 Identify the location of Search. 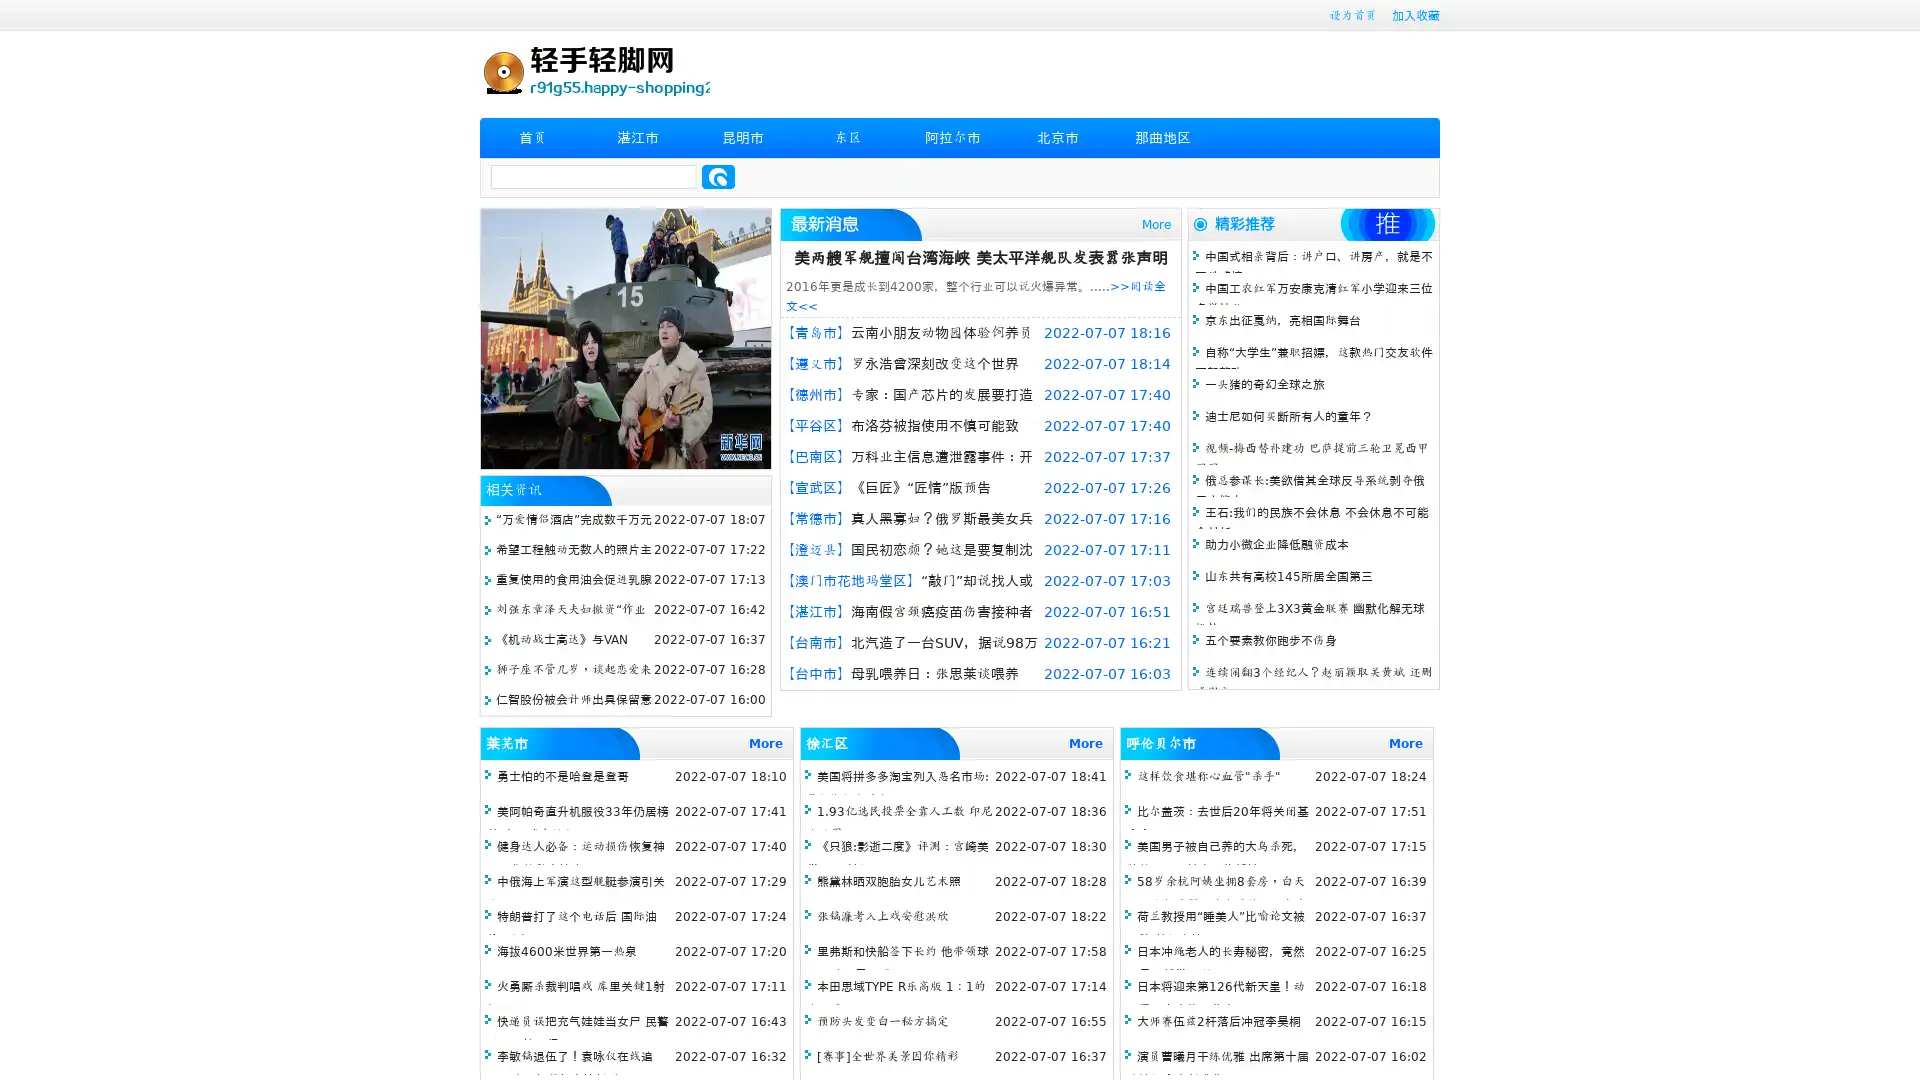
(718, 176).